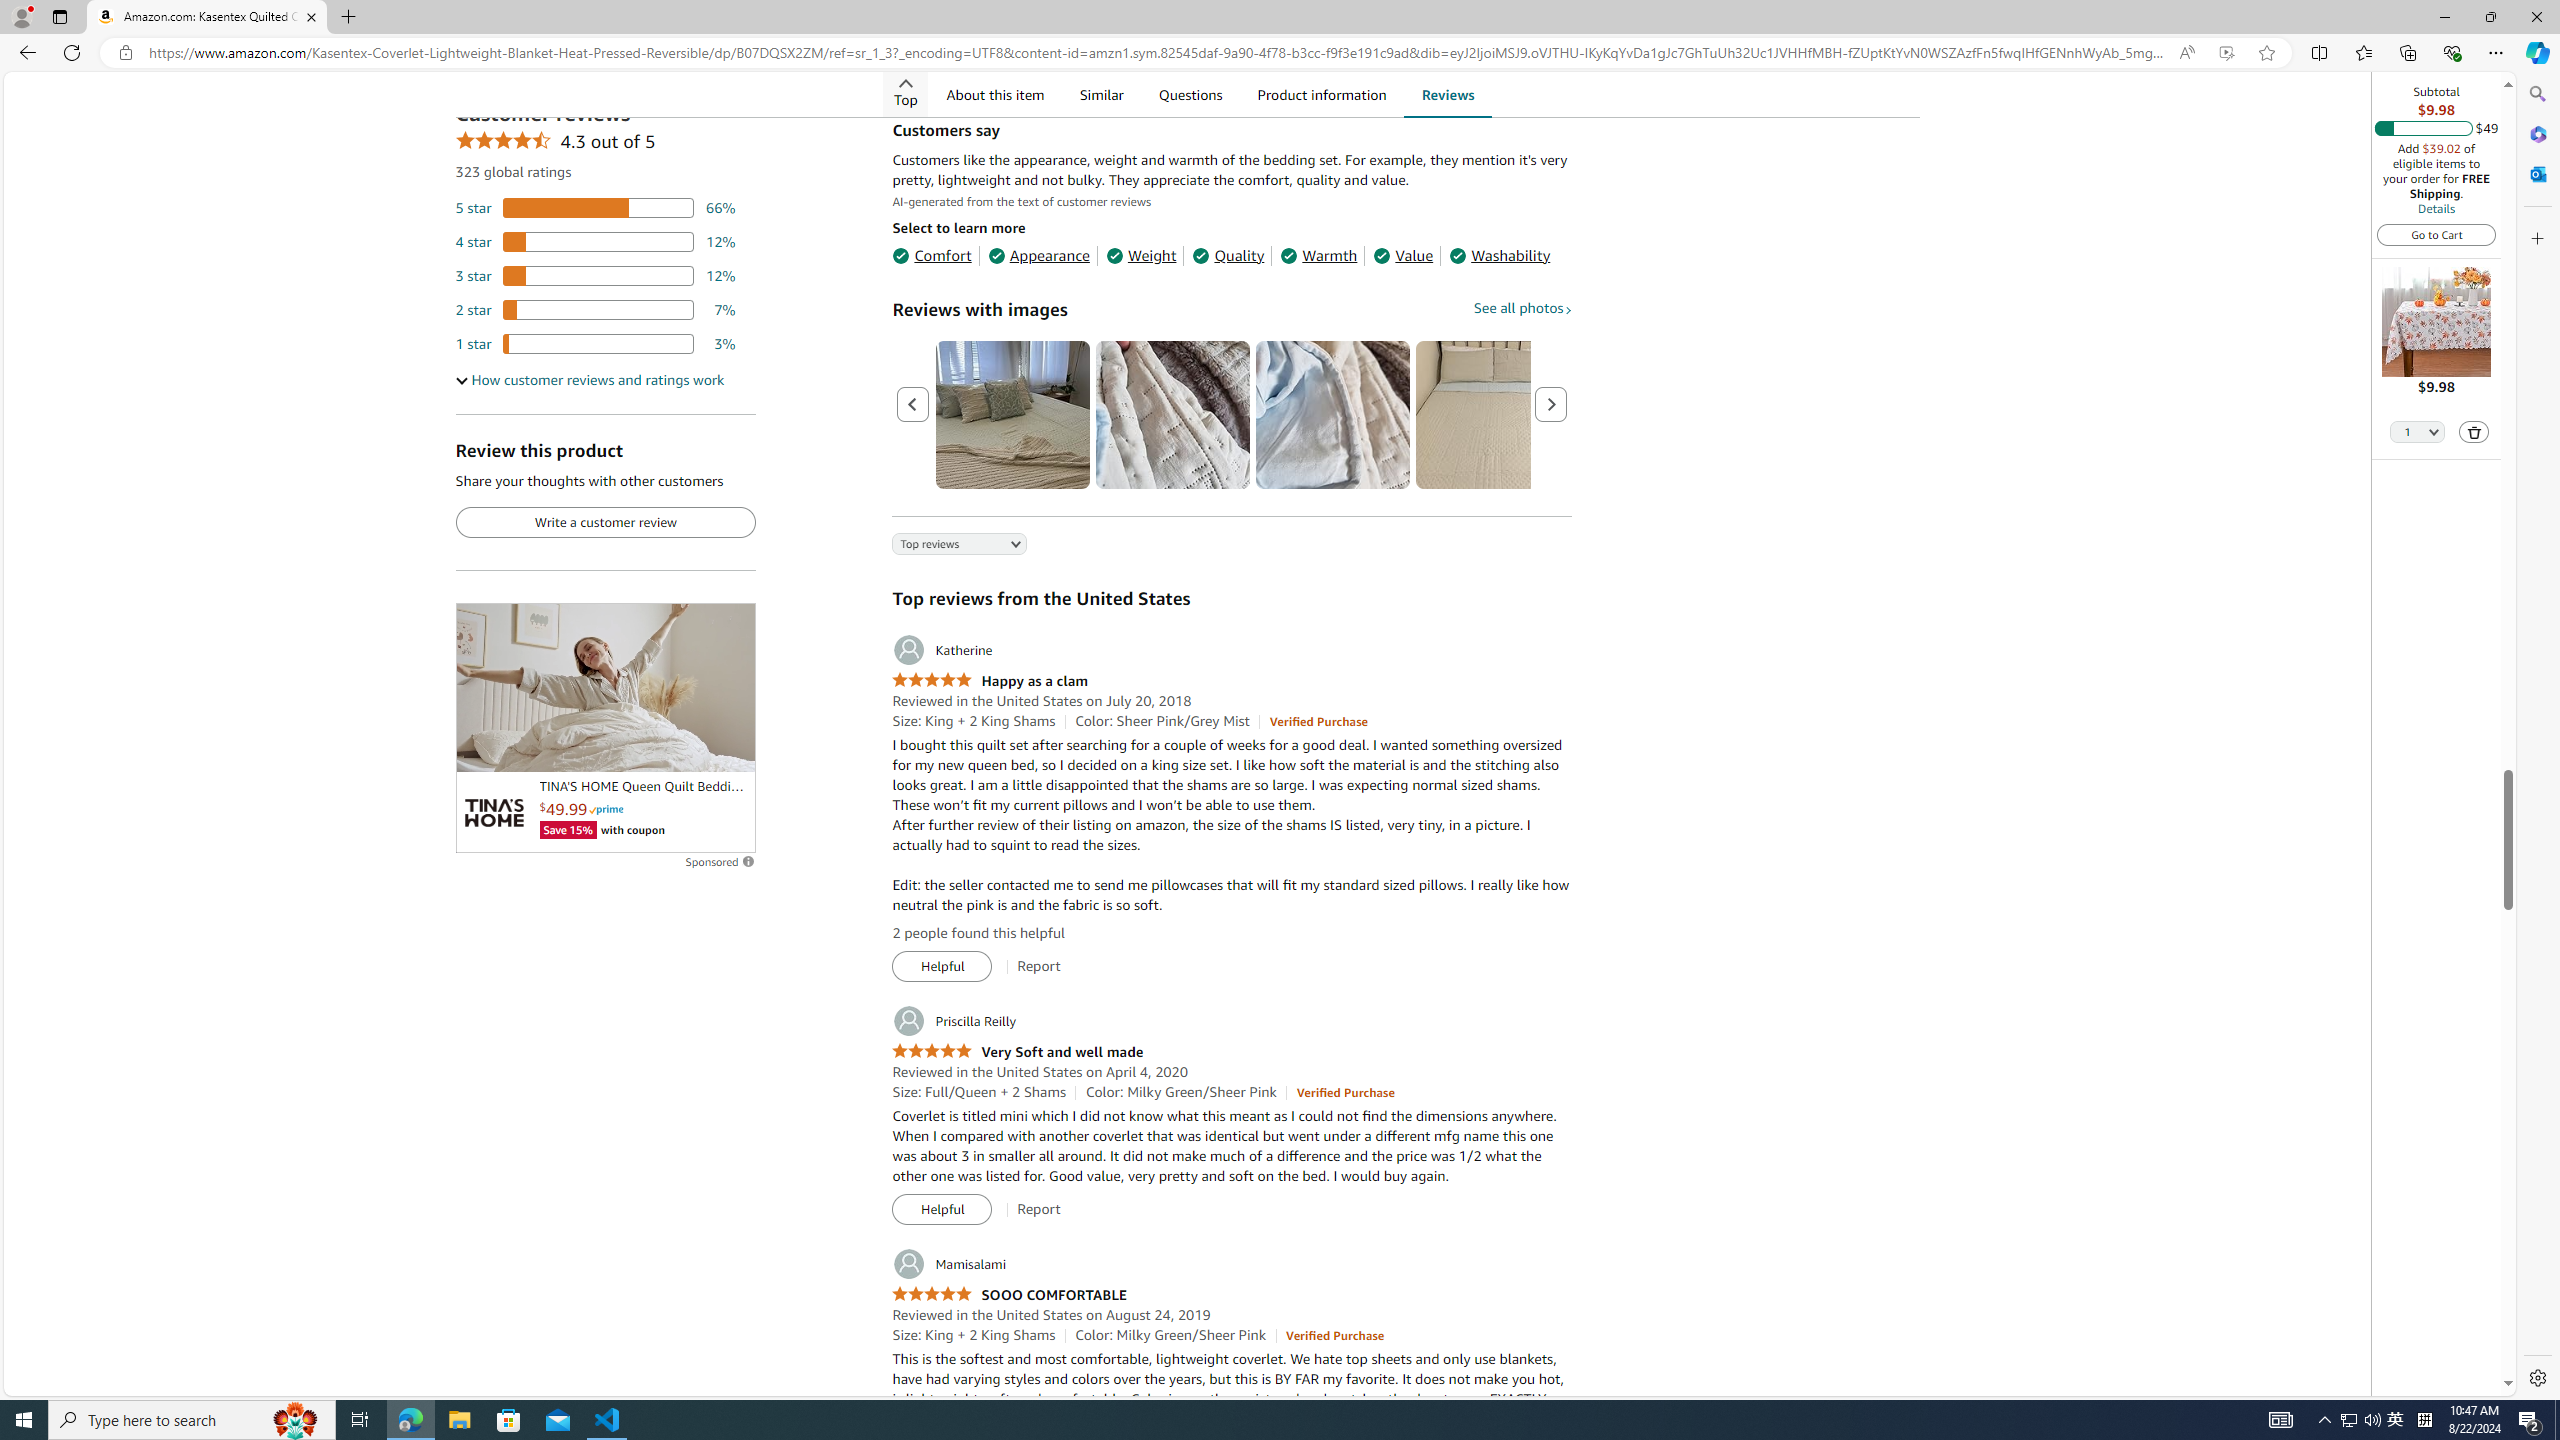 Image resolution: width=2560 pixels, height=1440 pixels. What do you see at coordinates (930, 254) in the screenshot?
I see `'Comfort'` at bounding box center [930, 254].